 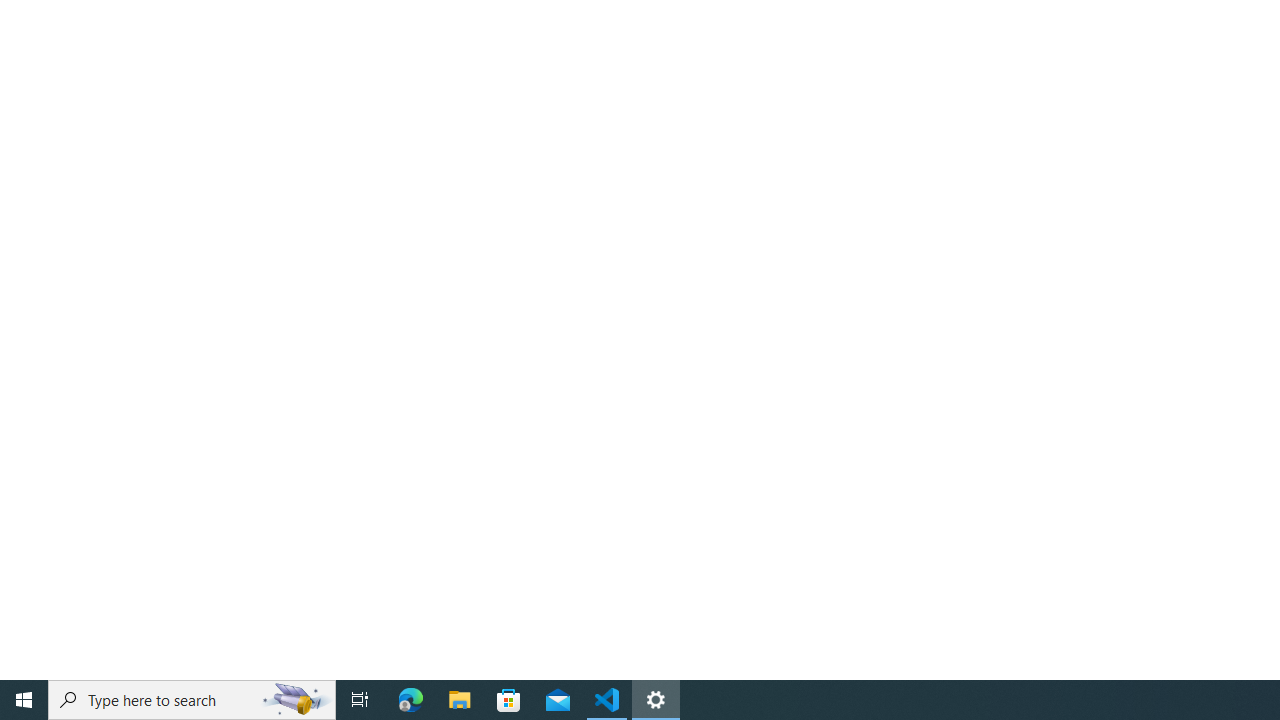 I want to click on 'Type here to search', so click(x=192, y=698).